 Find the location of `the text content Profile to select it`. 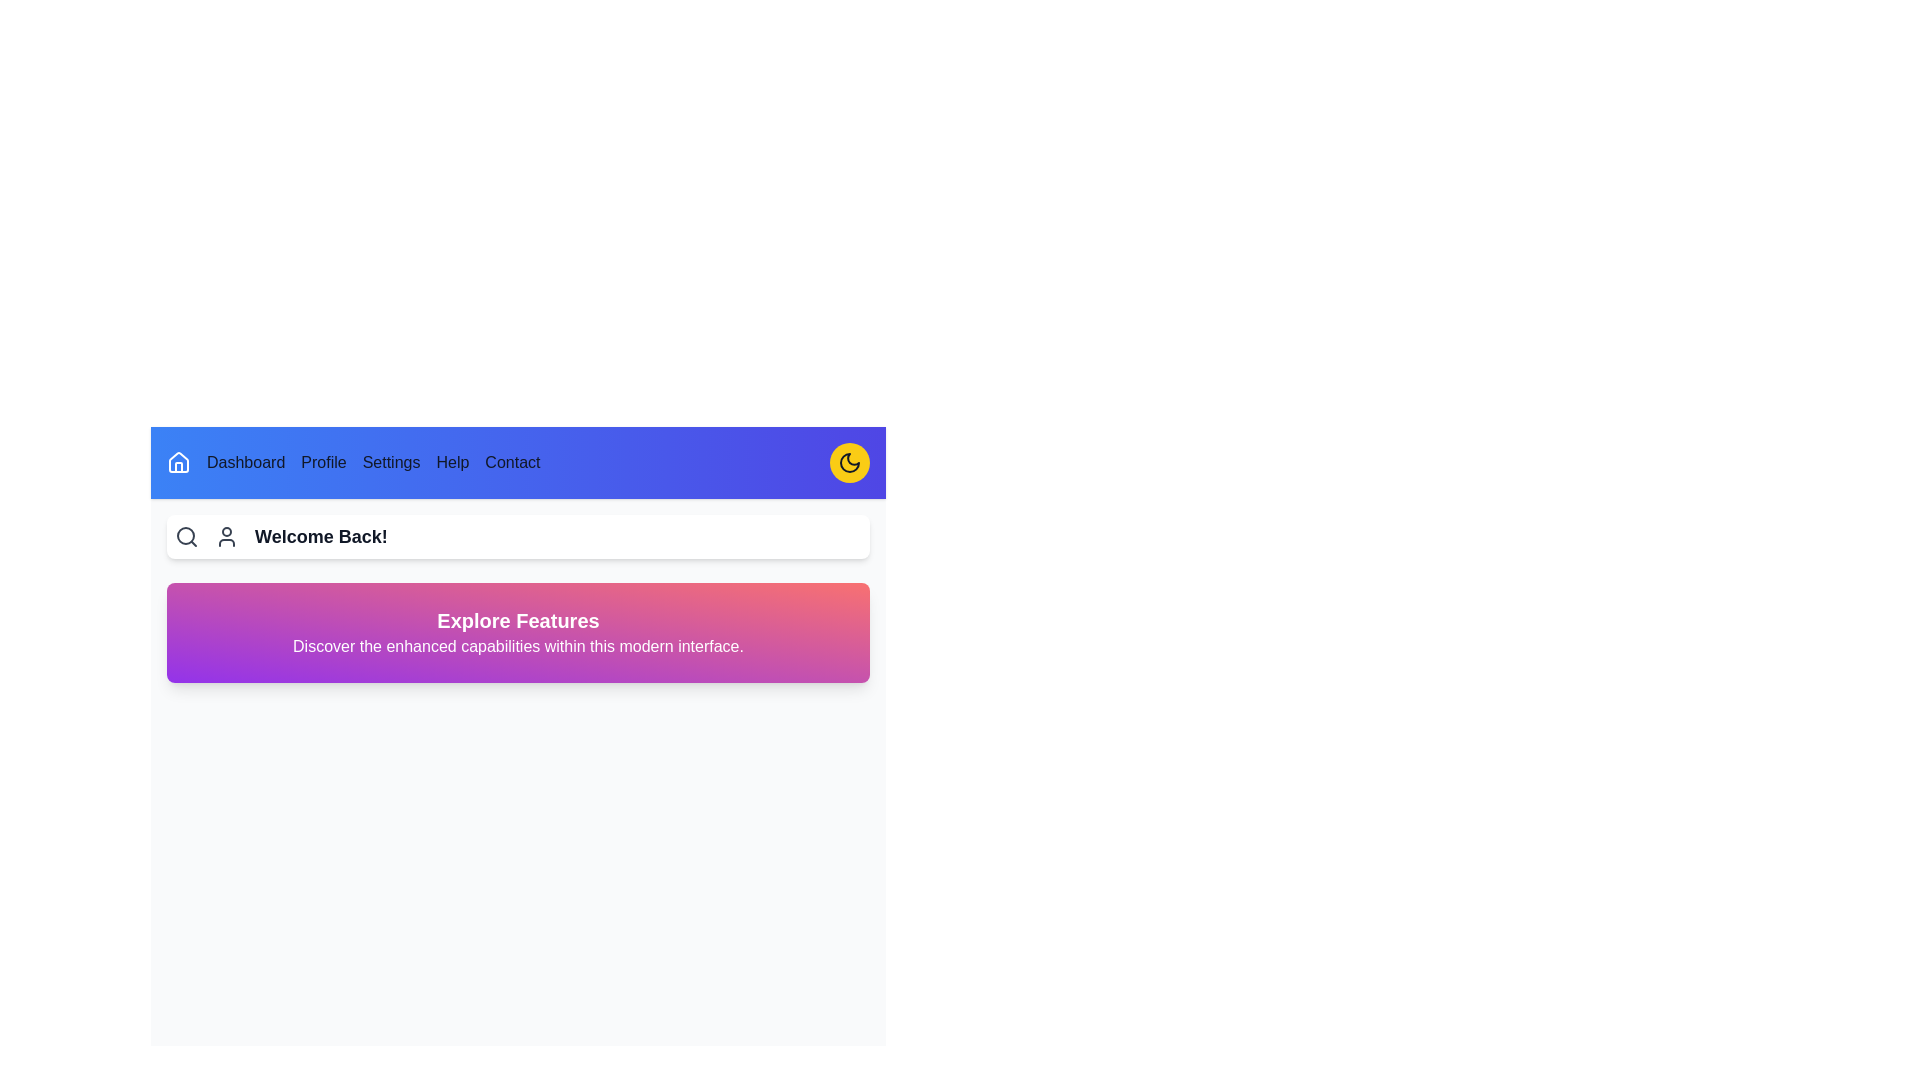

the text content Profile to select it is located at coordinates (323, 462).